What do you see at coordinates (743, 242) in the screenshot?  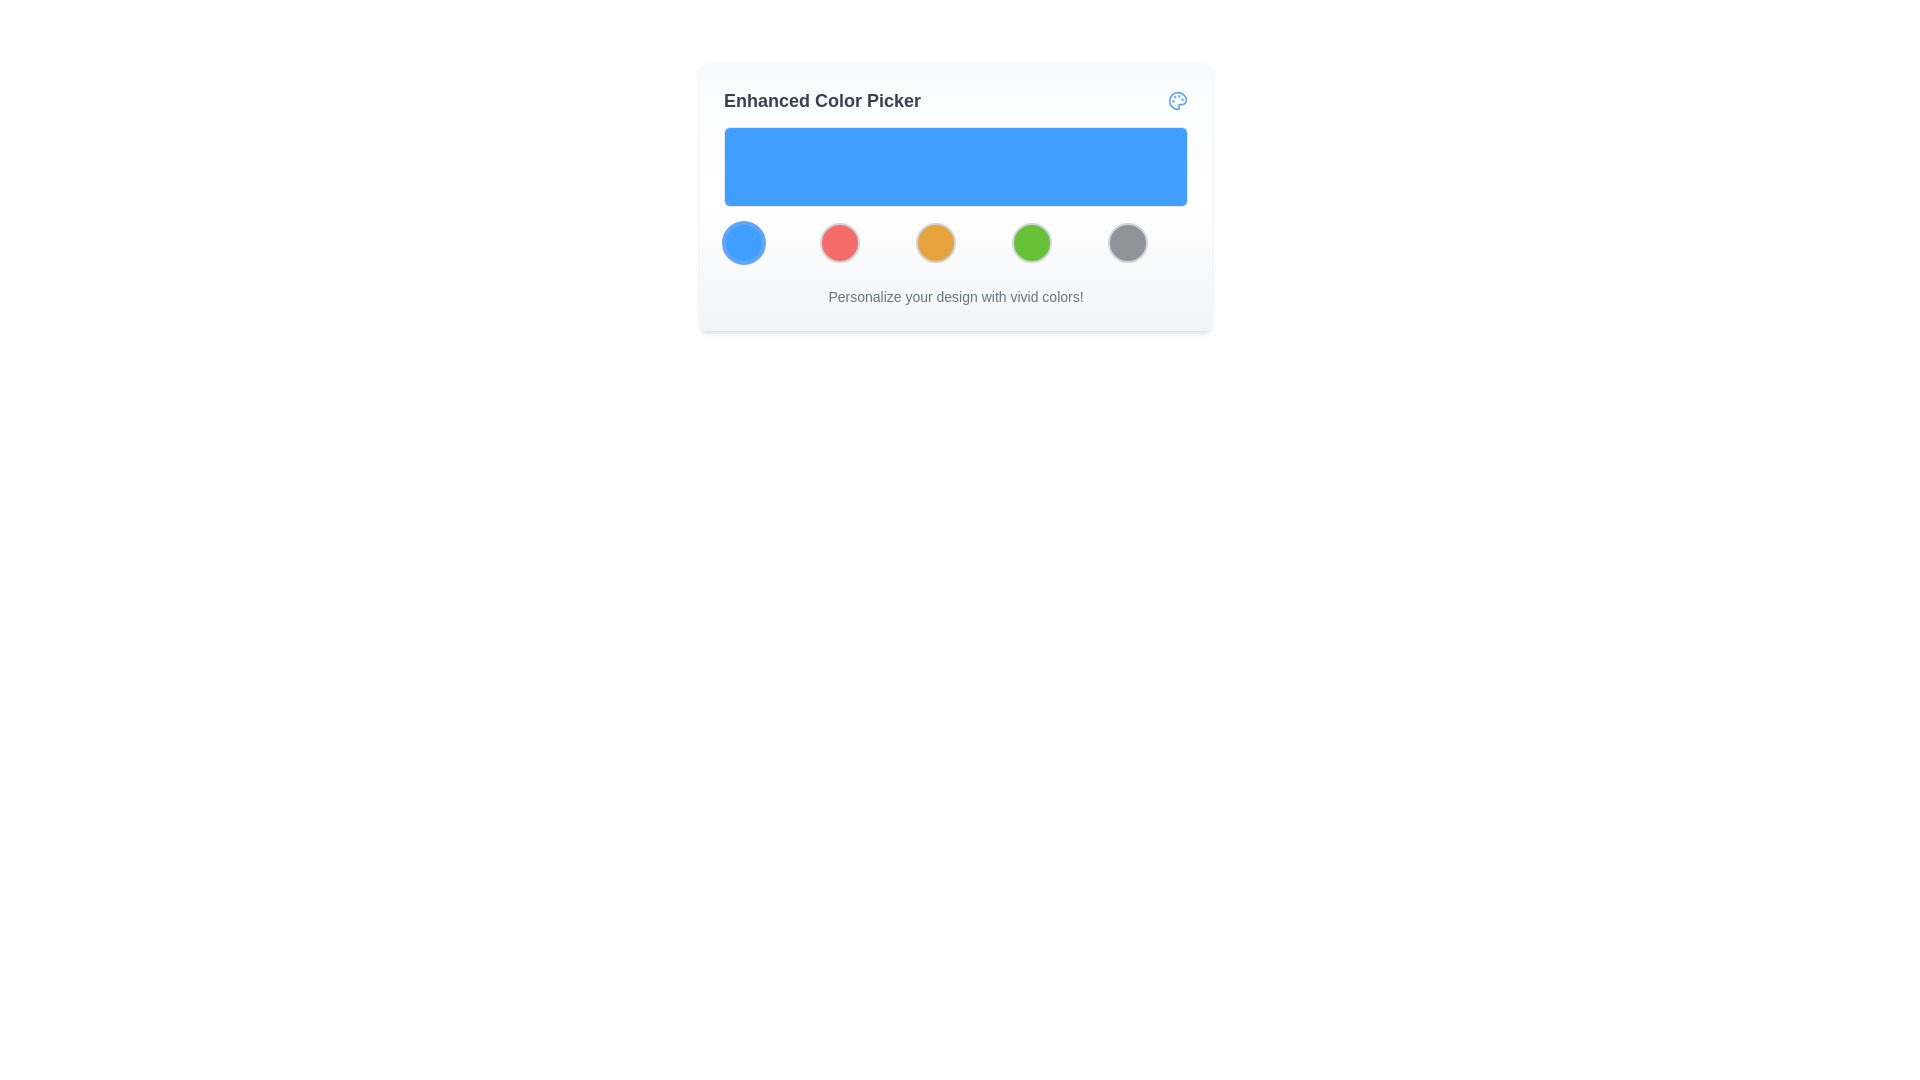 I see `the first circular button with a bright blue background and a two-tone blue border` at bounding box center [743, 242].